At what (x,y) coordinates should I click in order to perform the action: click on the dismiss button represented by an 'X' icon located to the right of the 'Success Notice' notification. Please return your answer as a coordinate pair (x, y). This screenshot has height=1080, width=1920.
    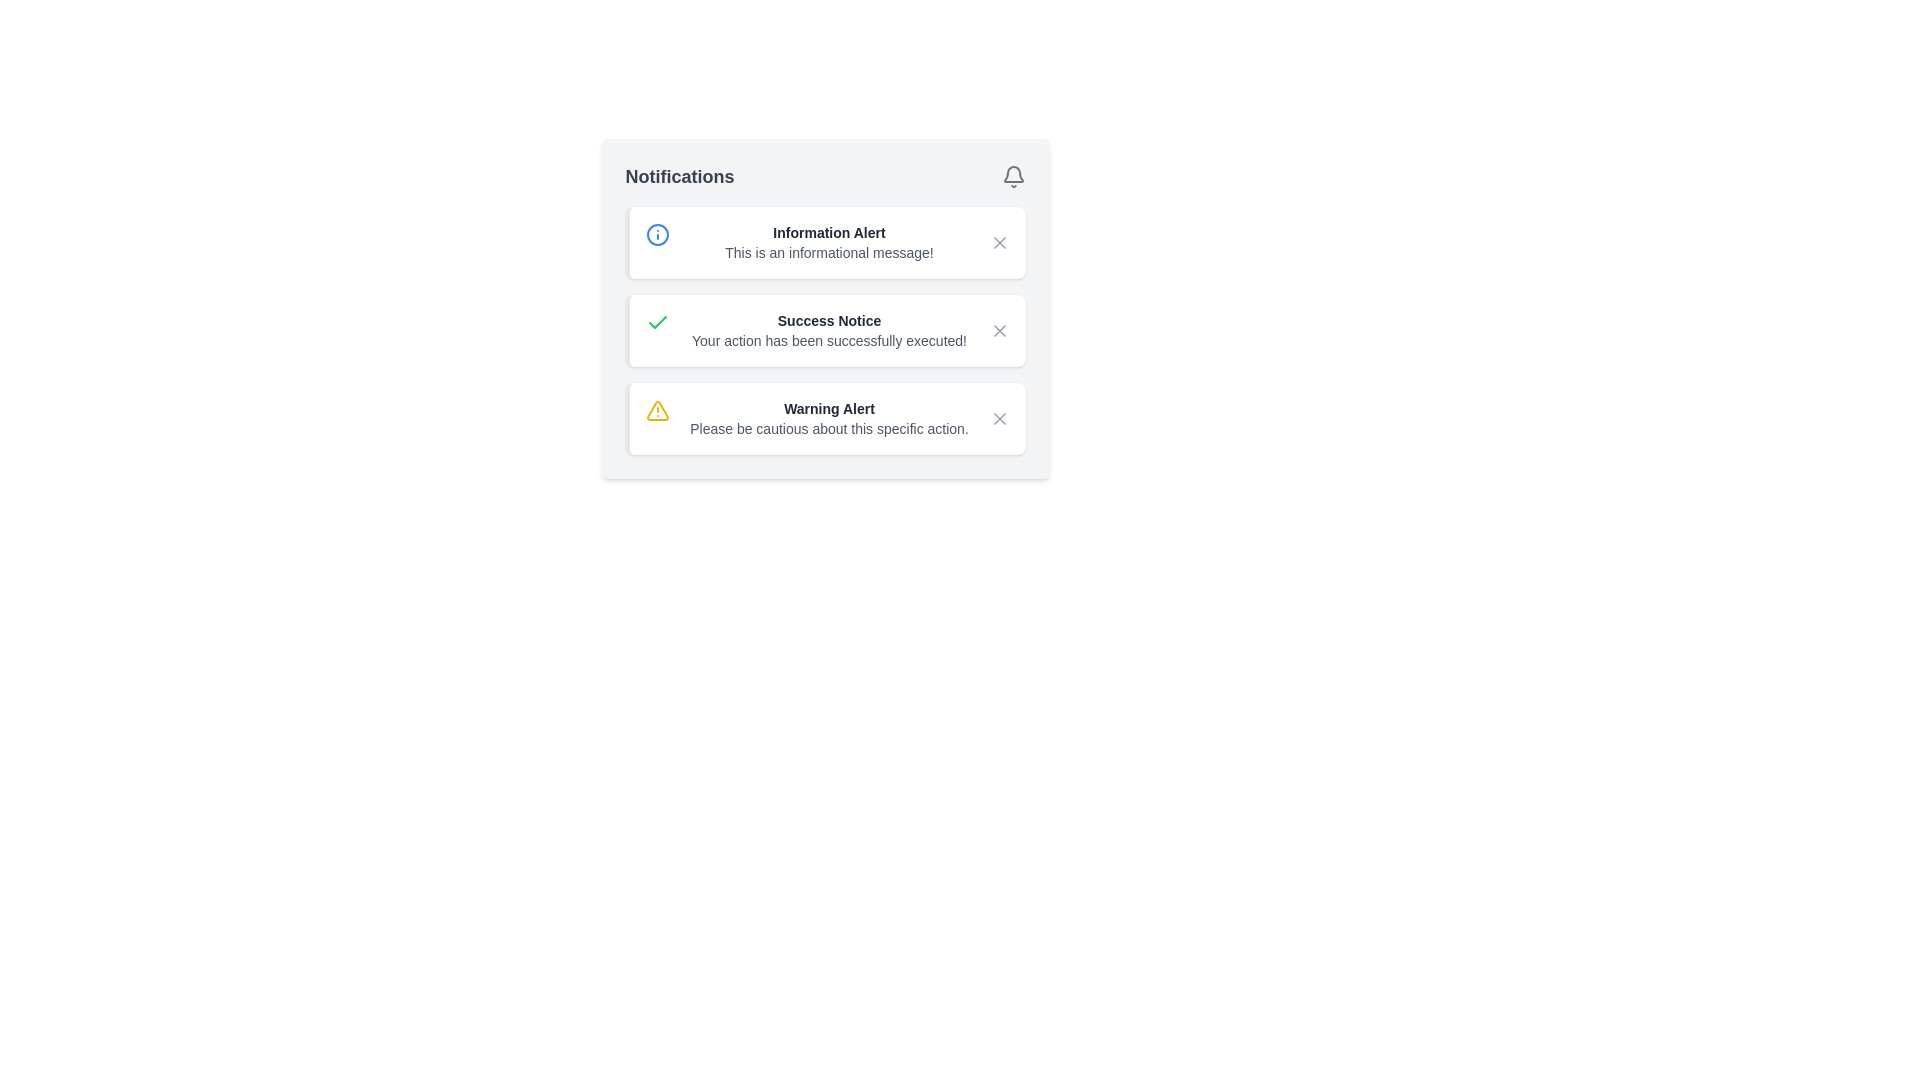
    Looking at the image, I should click on (999, 330).